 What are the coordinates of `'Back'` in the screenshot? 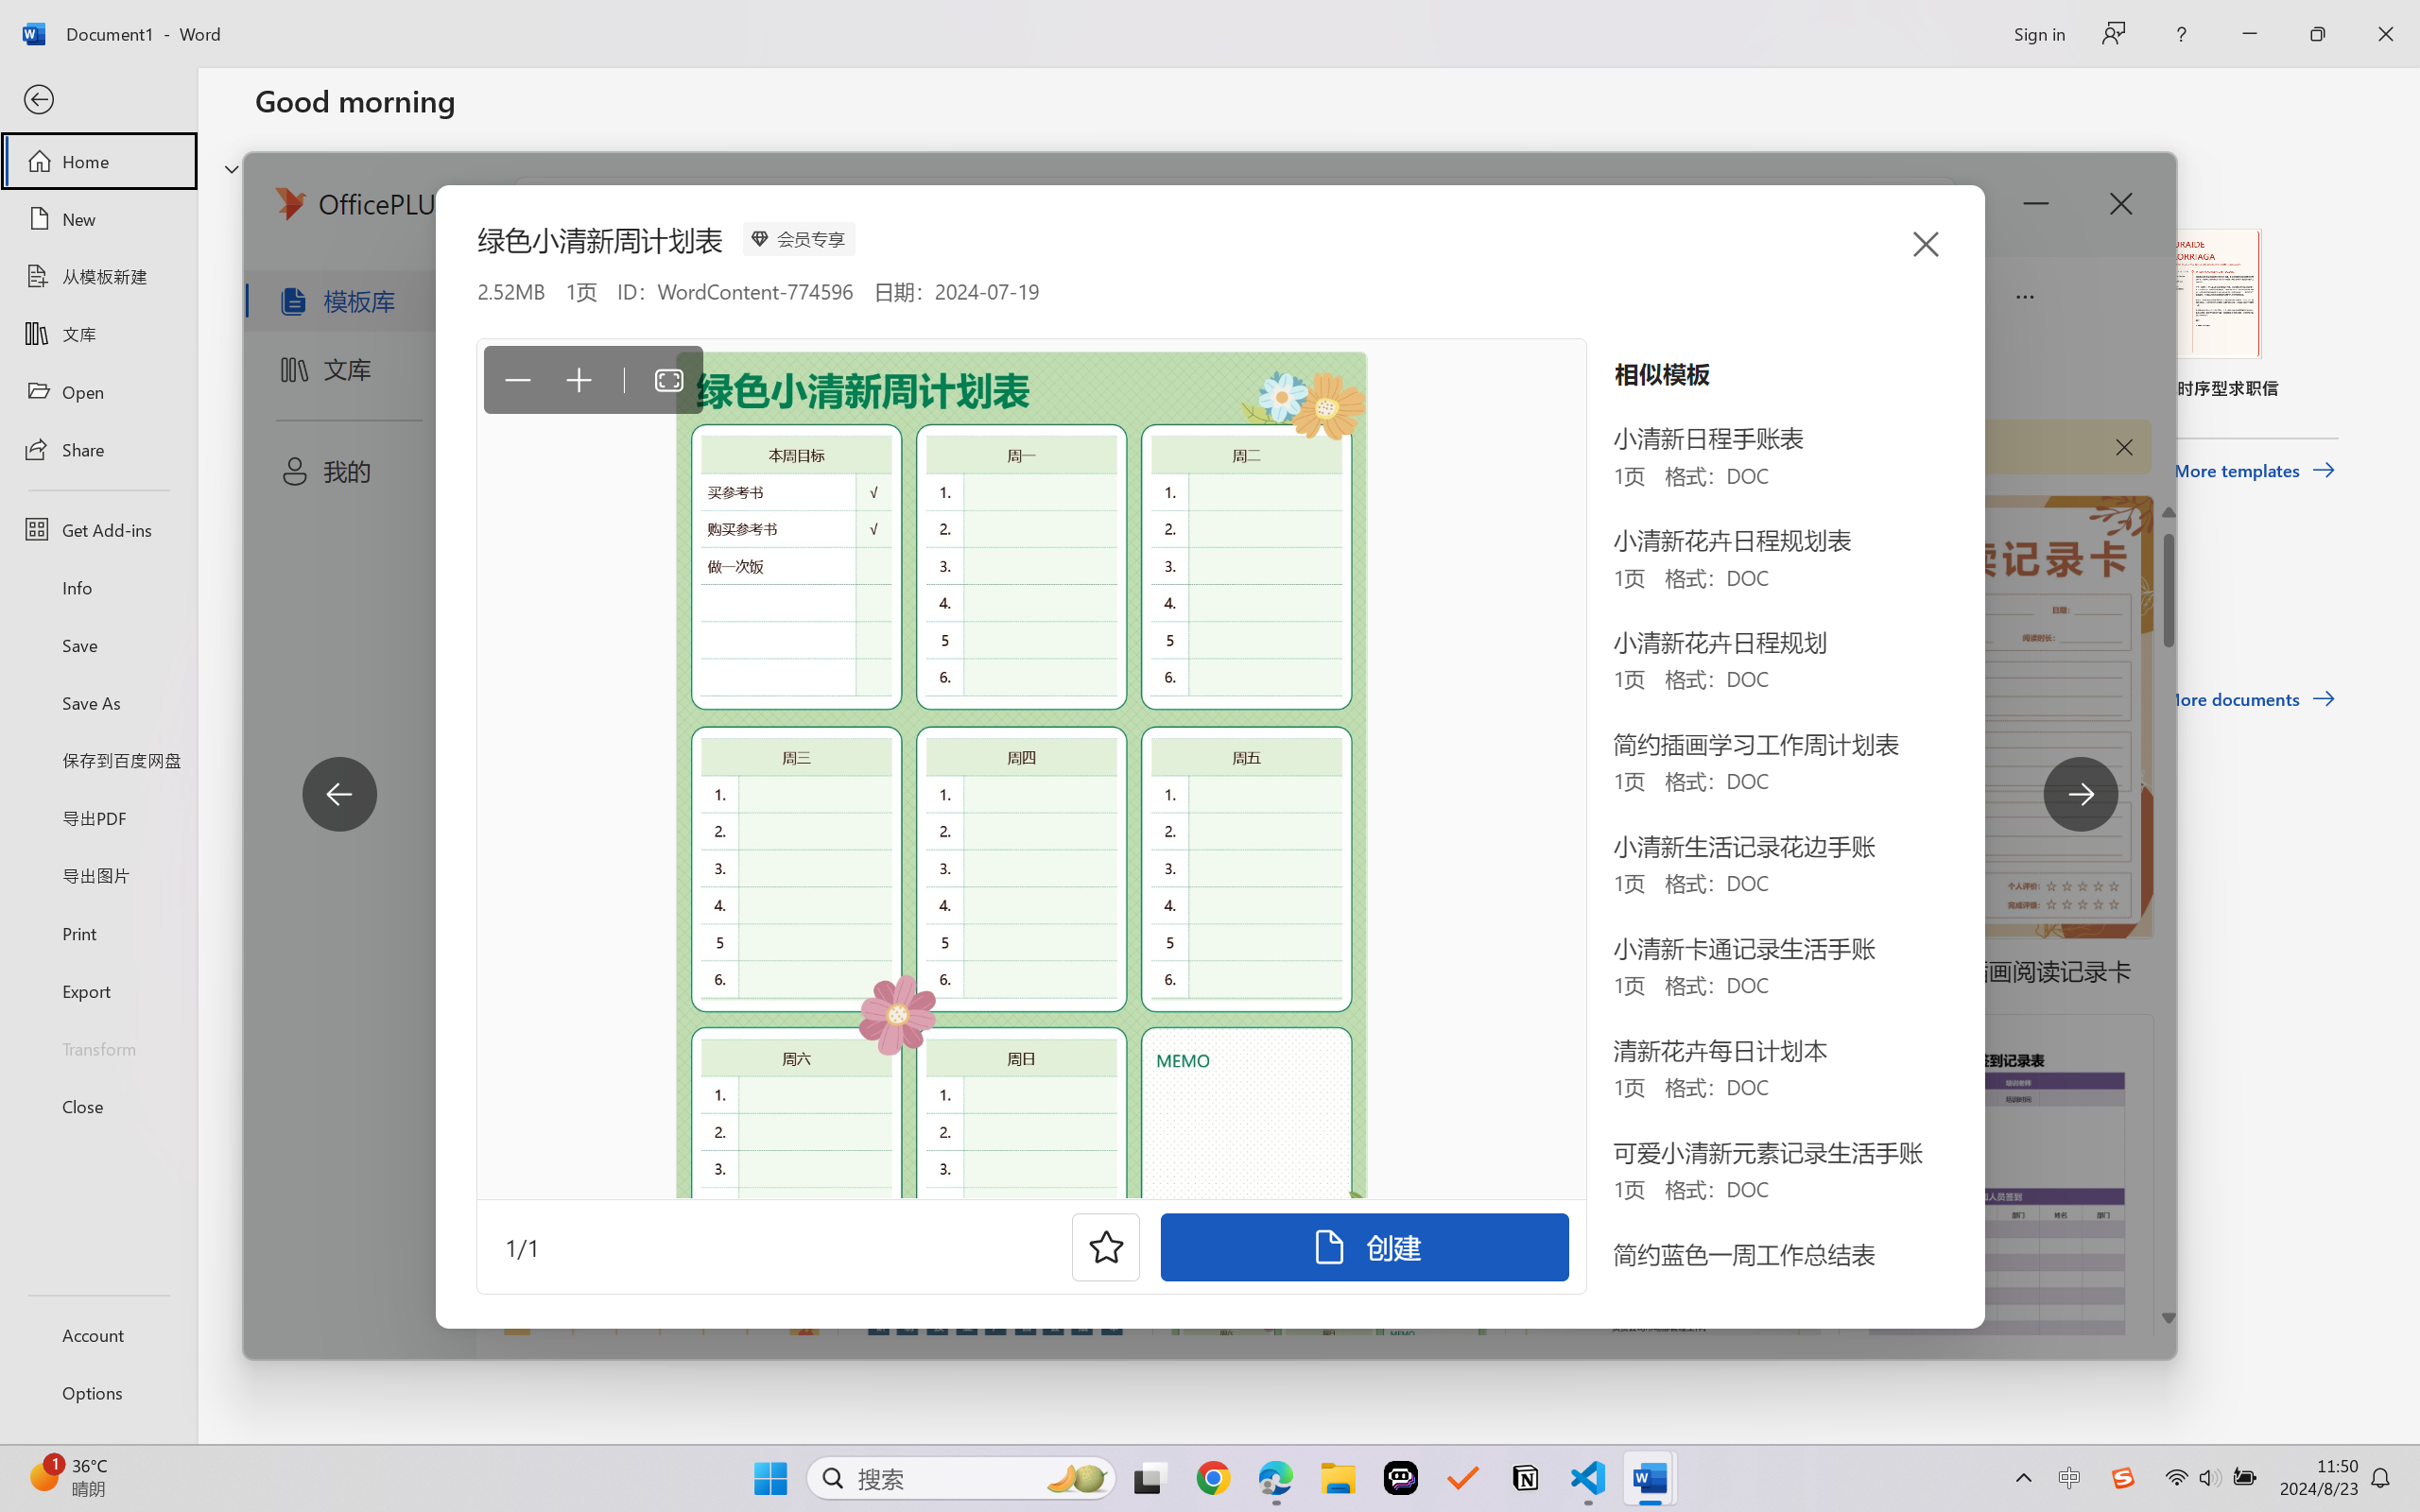 It's located at (97, 100).